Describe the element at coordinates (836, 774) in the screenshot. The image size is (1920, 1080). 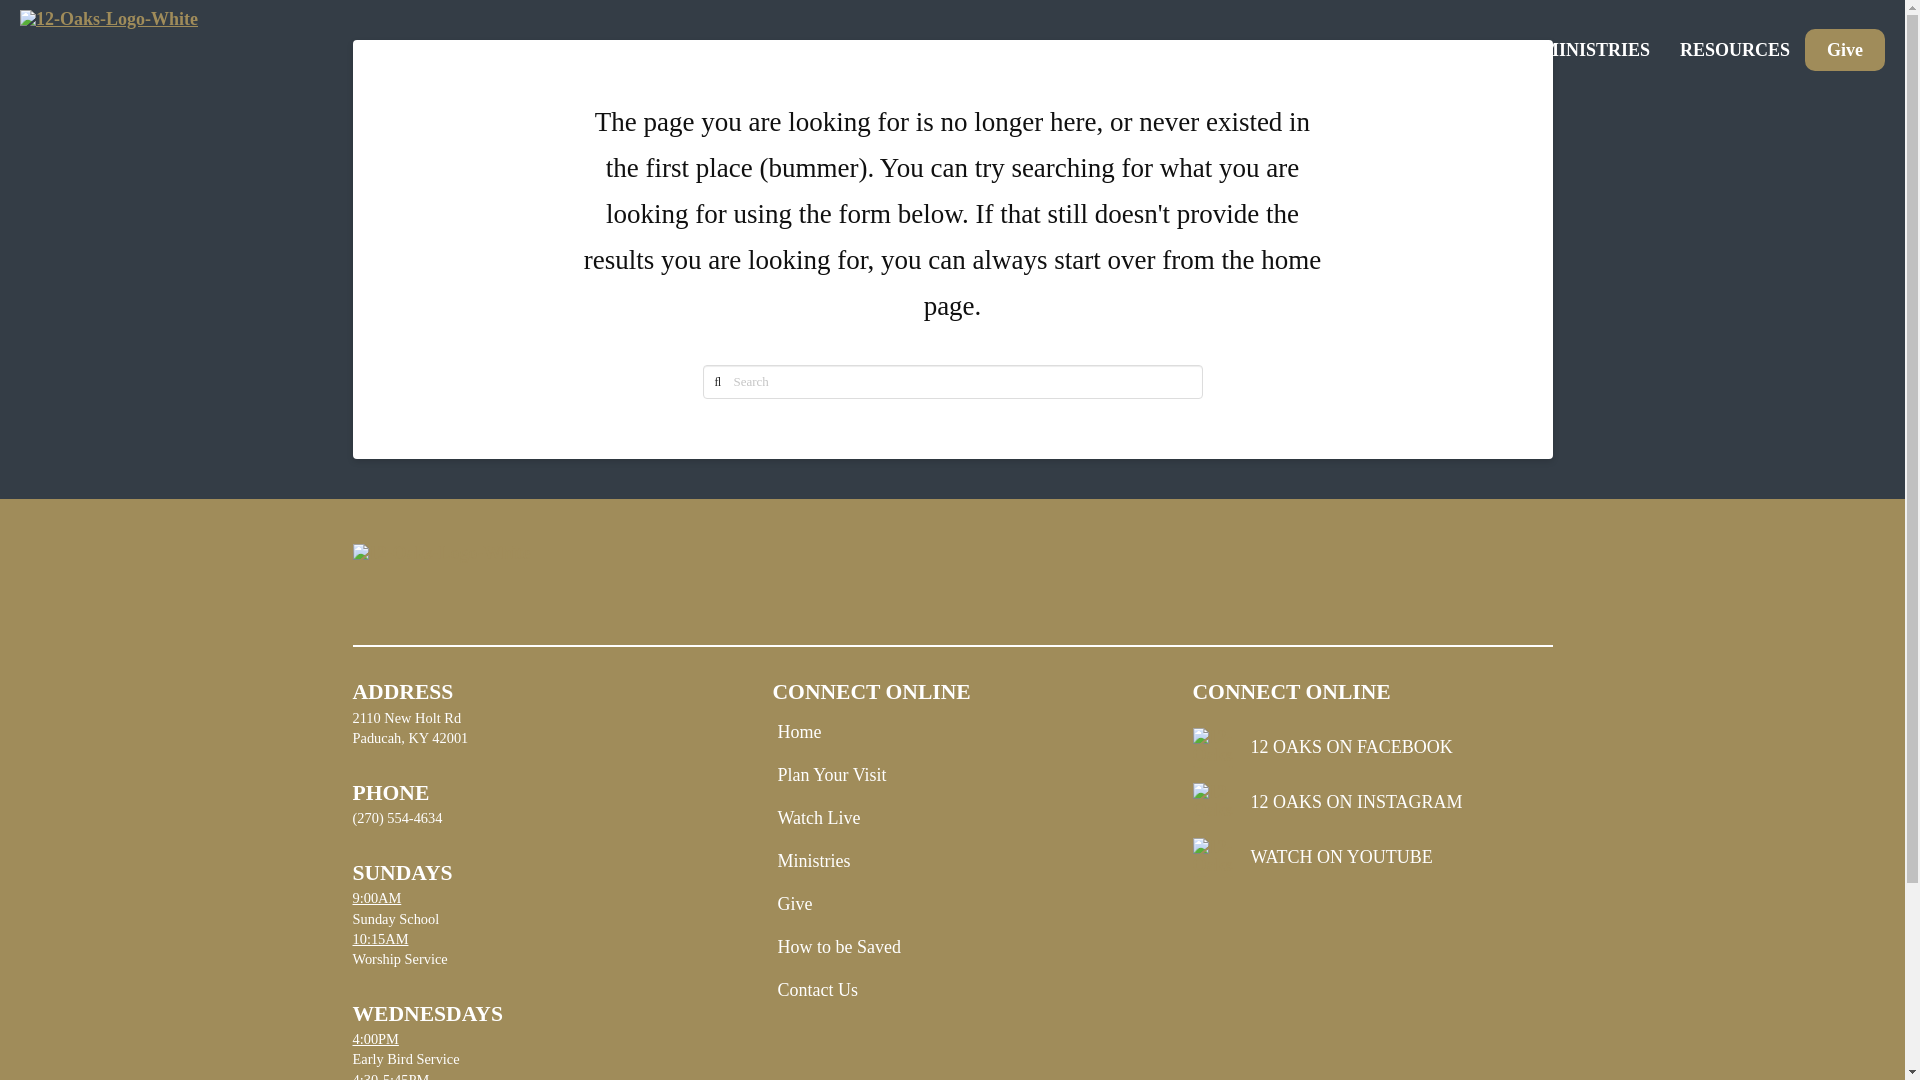
I see `'Plan Your Visit'` at that location.